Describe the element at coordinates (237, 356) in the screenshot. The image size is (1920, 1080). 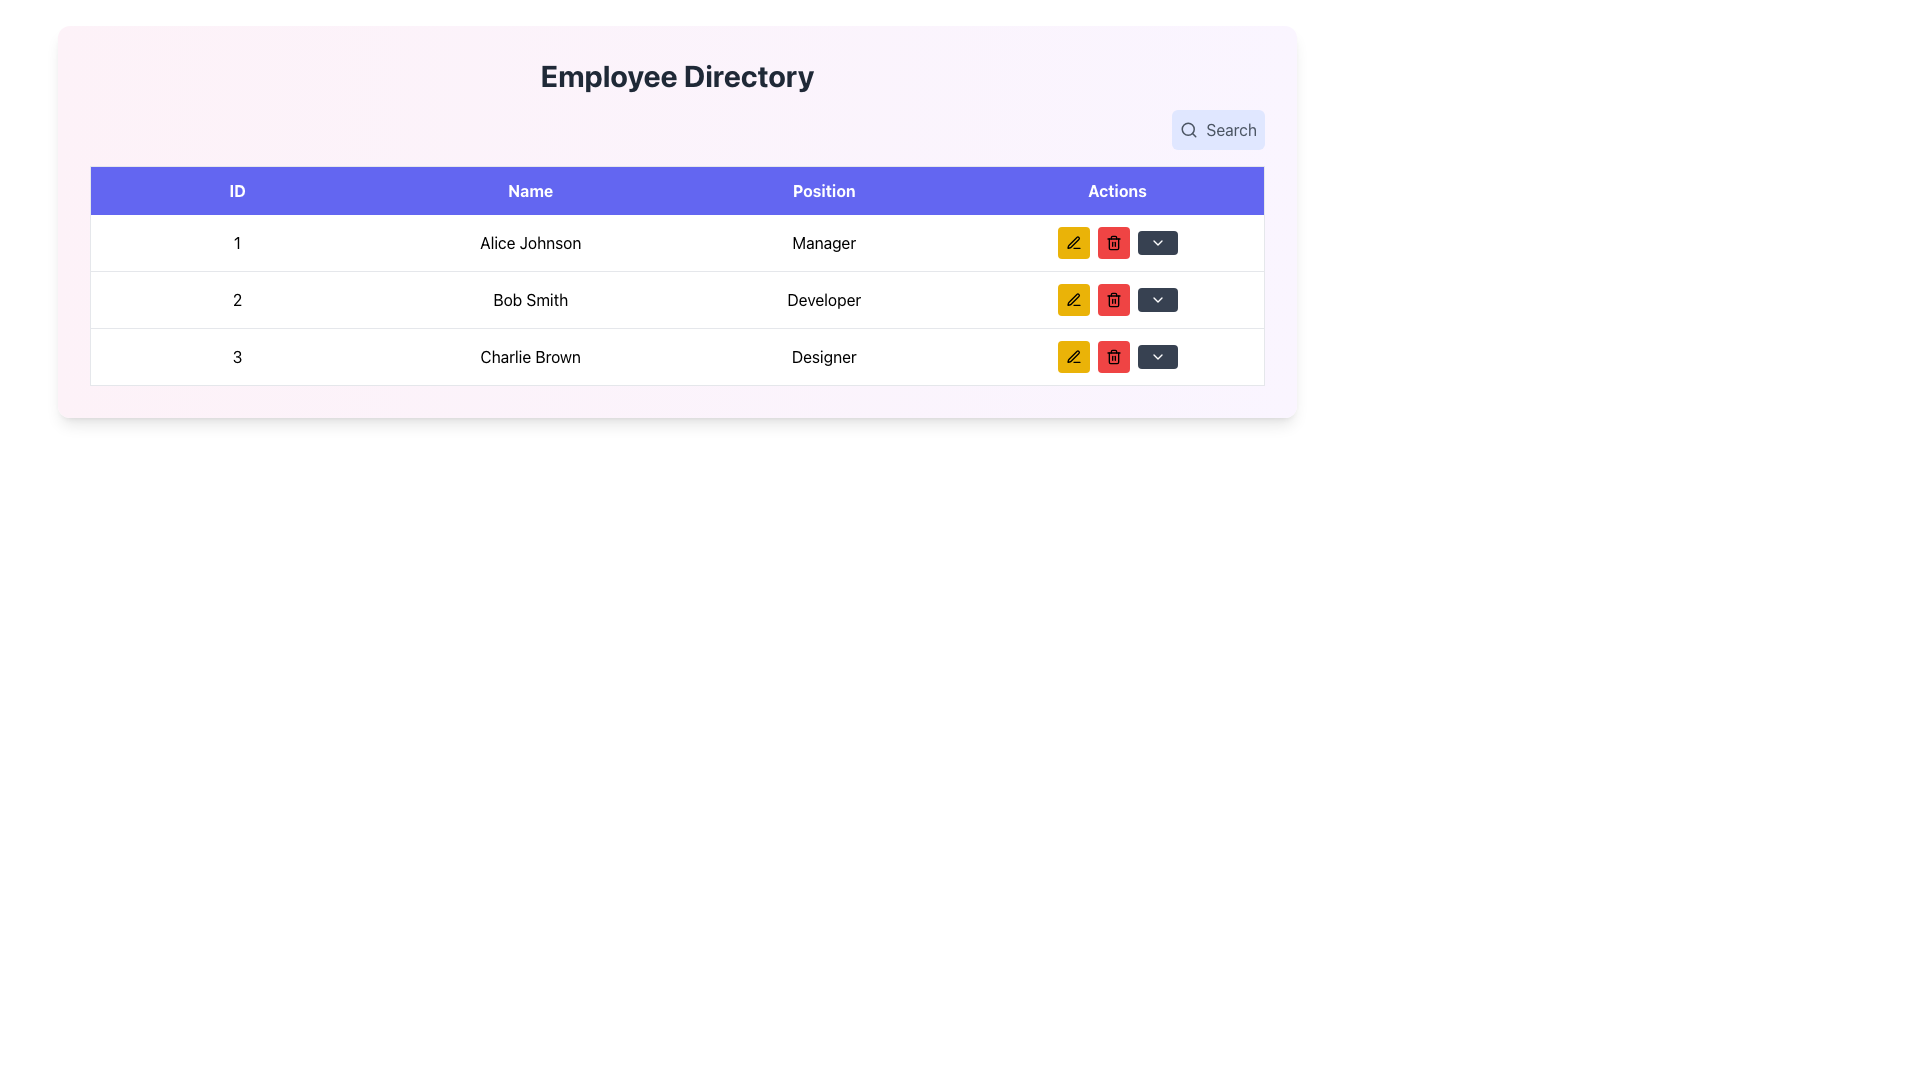
I see `the bold-styled number '3' in the 'ID' column of the last visible row in the table, which is adjacent to 'Charlie Brown' in the 'Name' column` at that location.